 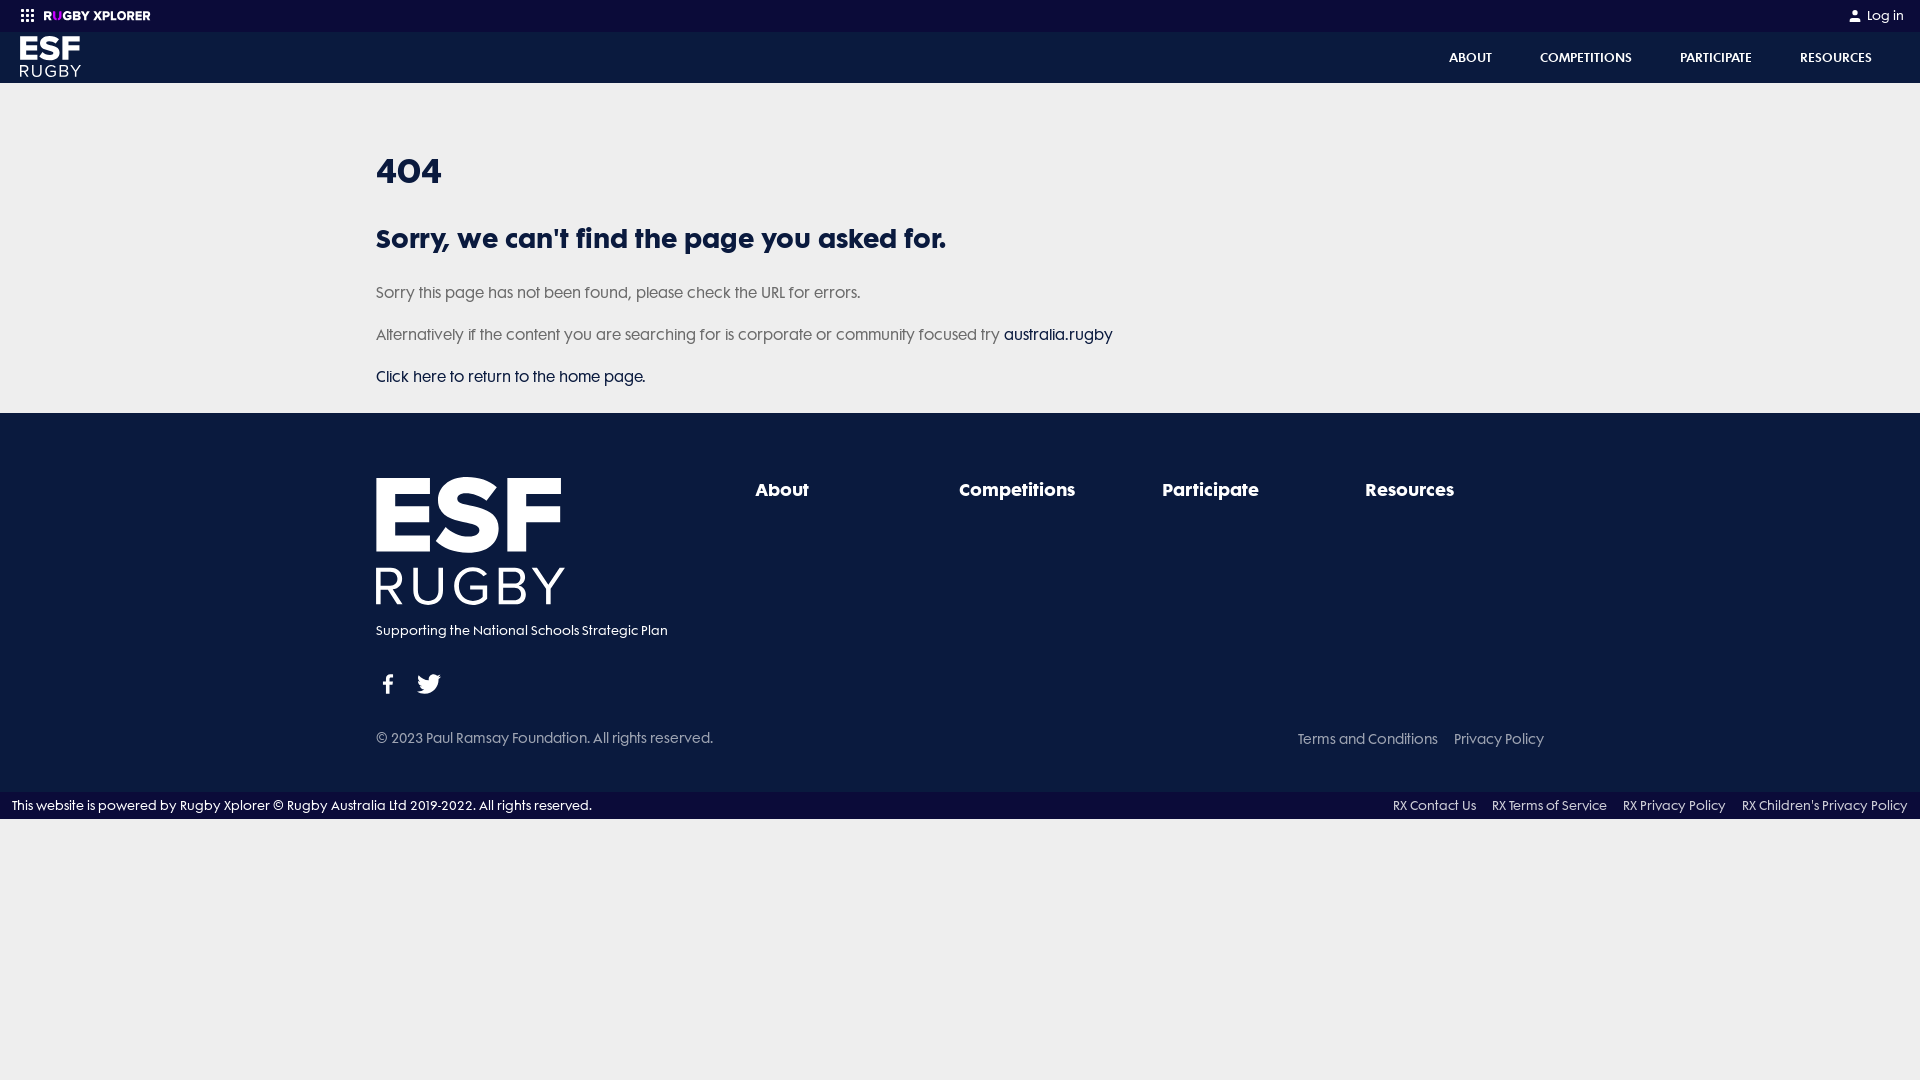 I want to click on 'My Account', so click(x=1846, y=15).